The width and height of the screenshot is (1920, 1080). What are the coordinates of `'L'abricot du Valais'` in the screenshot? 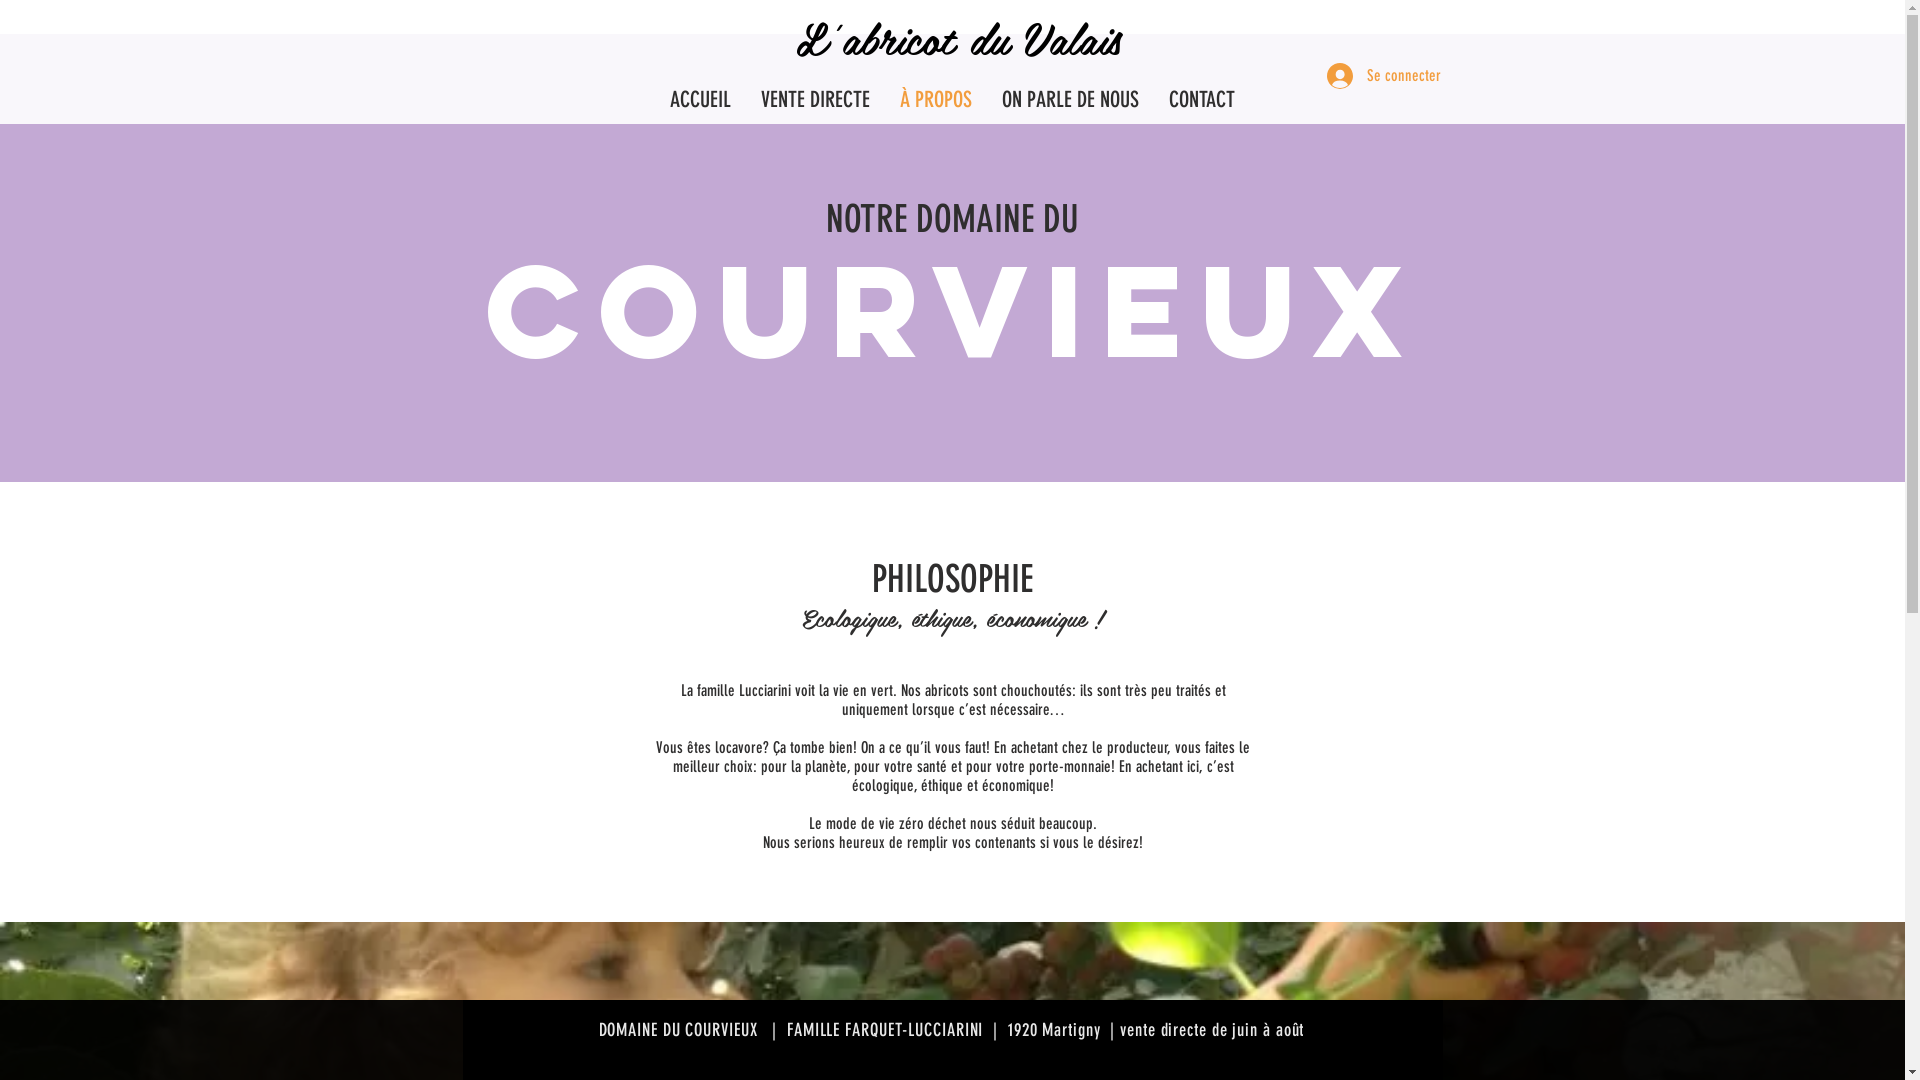 It's located at (958, 37).